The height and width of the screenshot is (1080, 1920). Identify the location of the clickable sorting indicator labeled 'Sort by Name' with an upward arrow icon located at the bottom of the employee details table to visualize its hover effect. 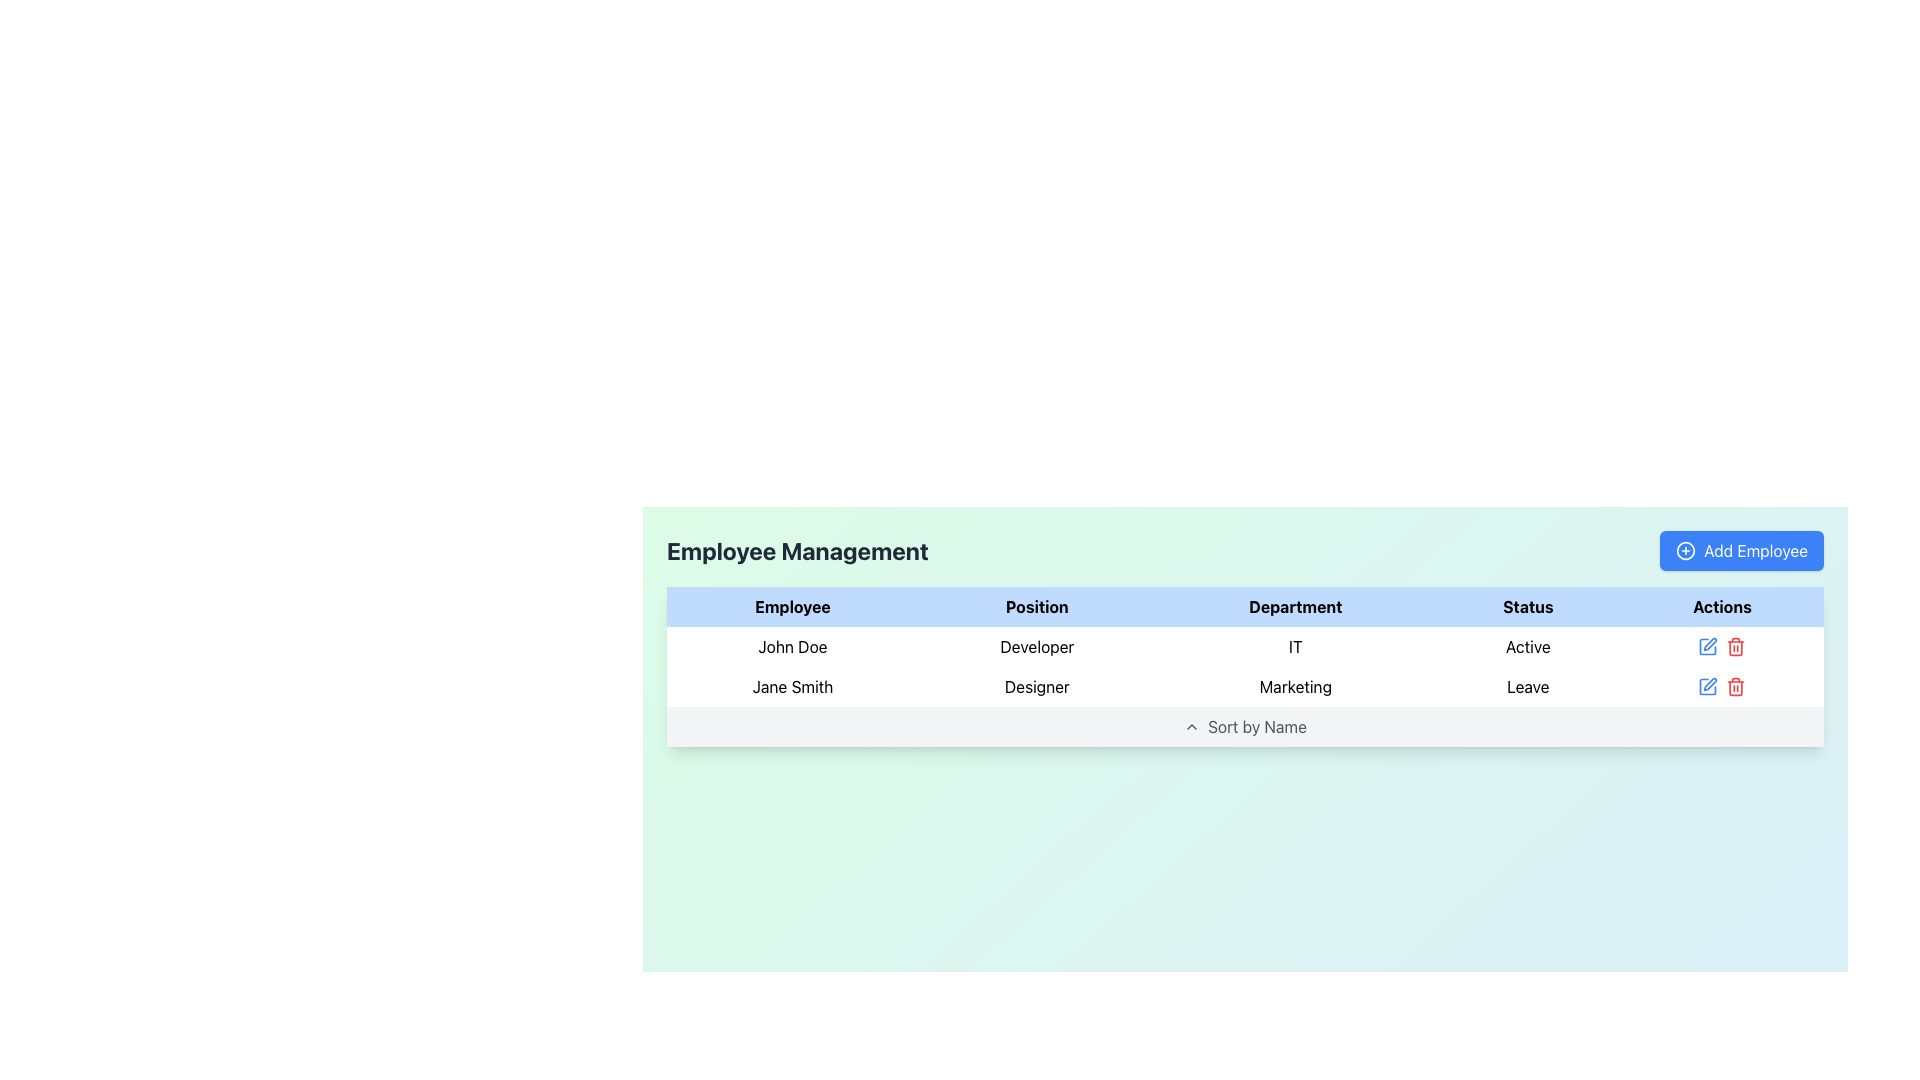
(1244, 726).